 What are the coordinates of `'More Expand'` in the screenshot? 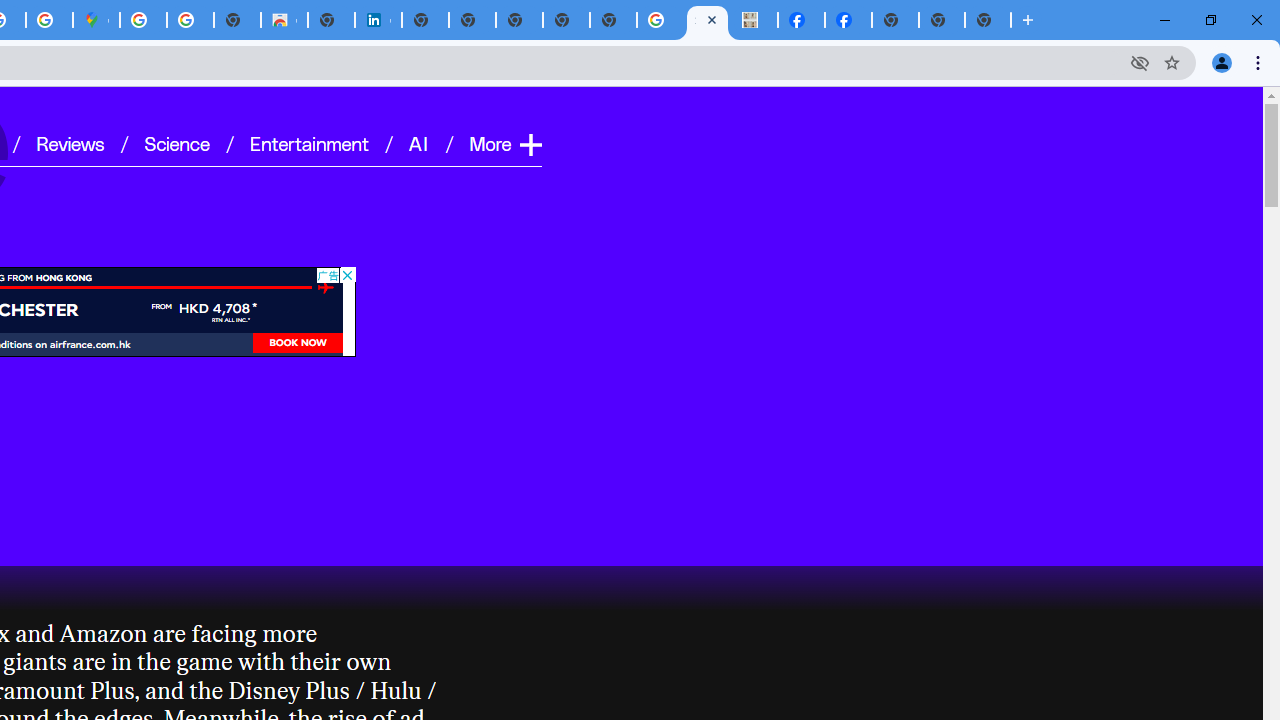 It's located at (504, 142).